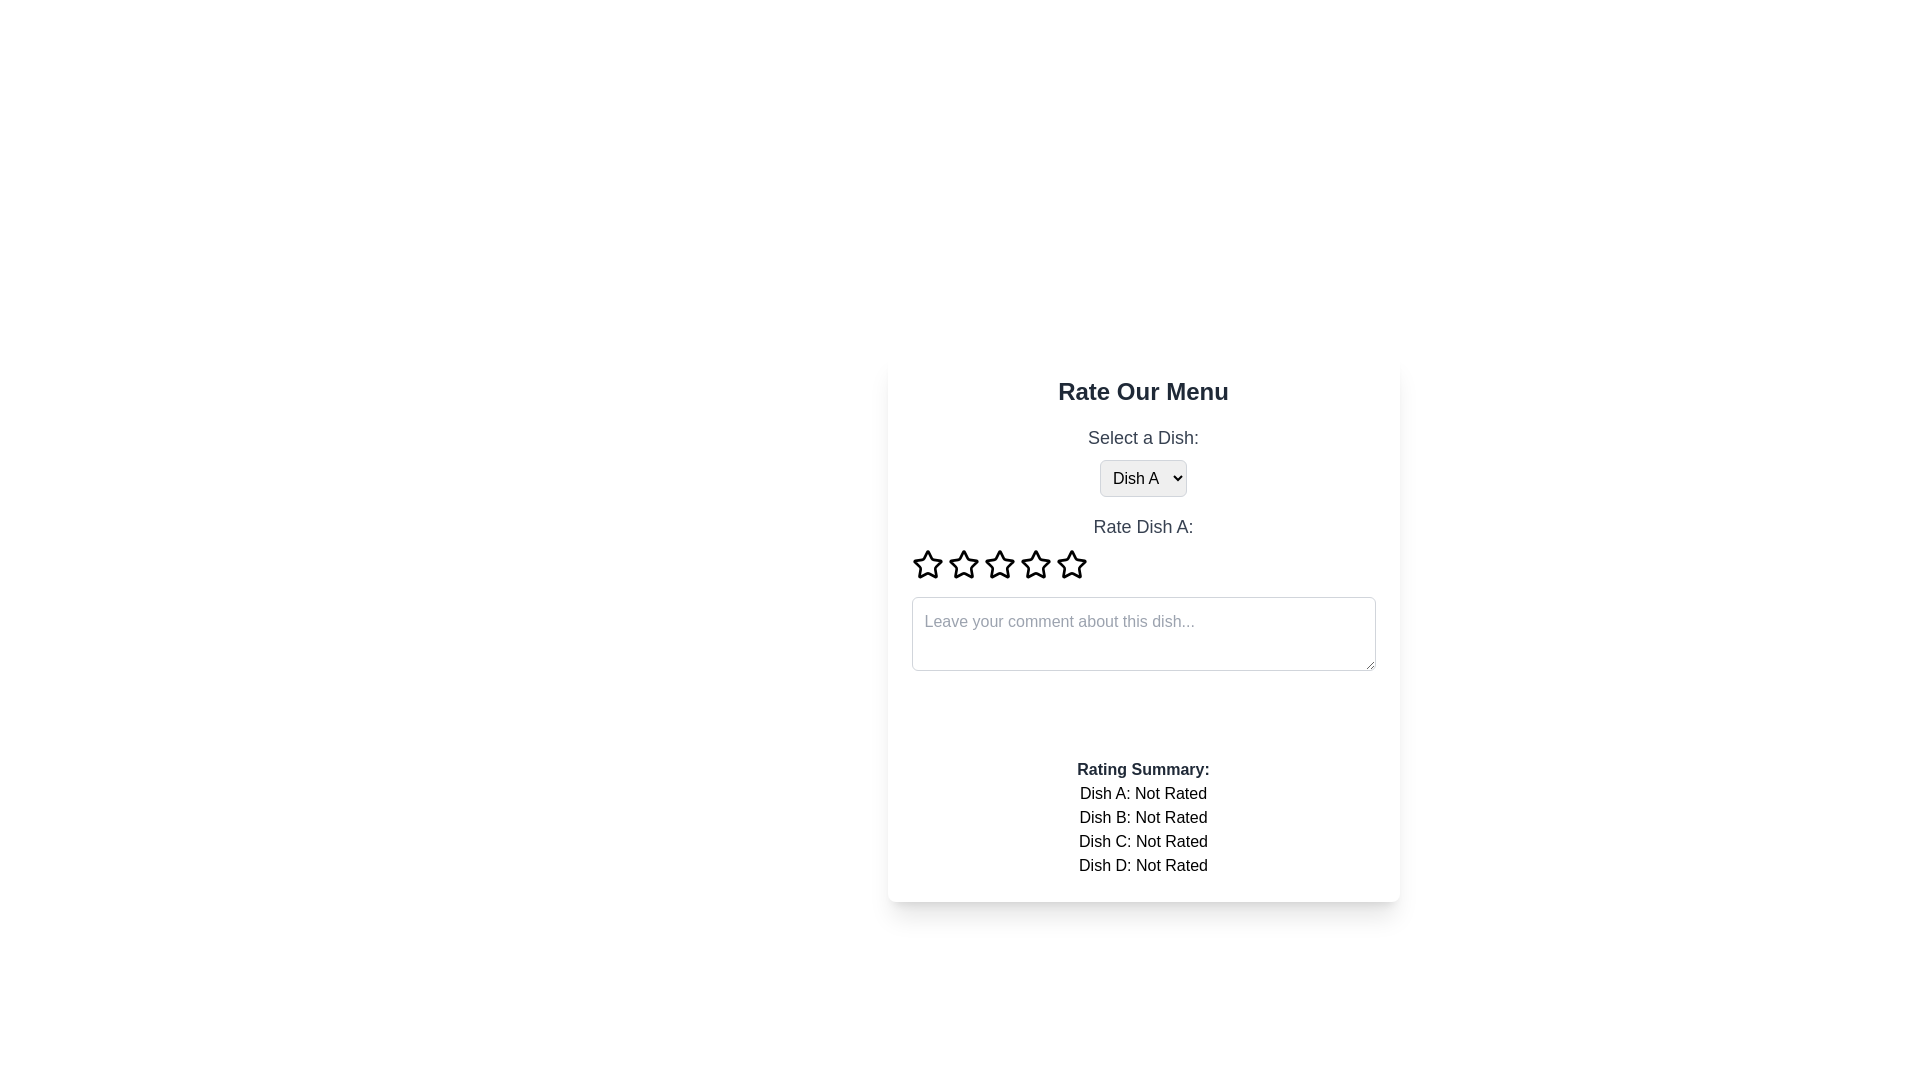  I want to click on the text label displaying 'Dish B: Not Rated', which is the second item in a vertical list under the 'Rating Summary:' heading, so click(1143, 817).